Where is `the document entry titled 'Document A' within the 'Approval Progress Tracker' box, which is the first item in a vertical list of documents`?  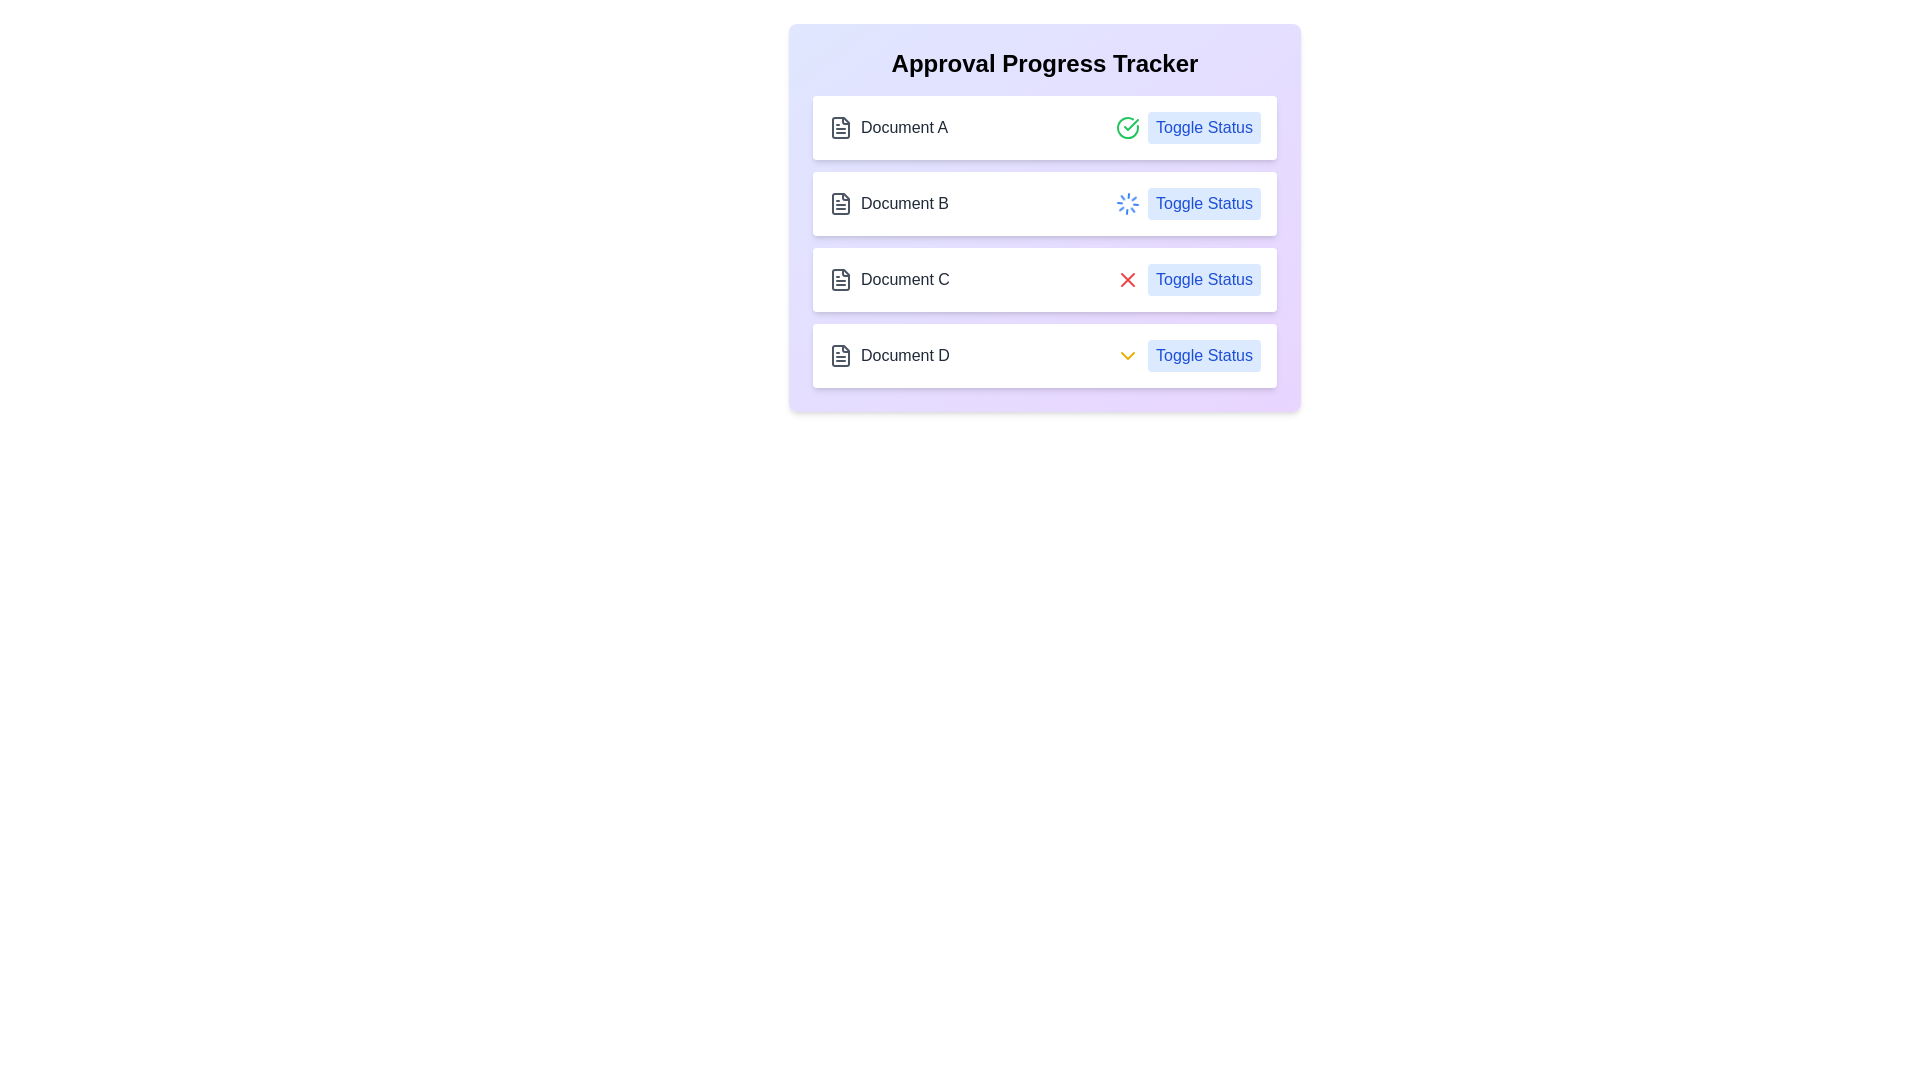 the document entry titled 'Document A' within the 'Approval Progress Tracker' box, which is the first item in a vertical list of documents is located at coordinates (887, 127).